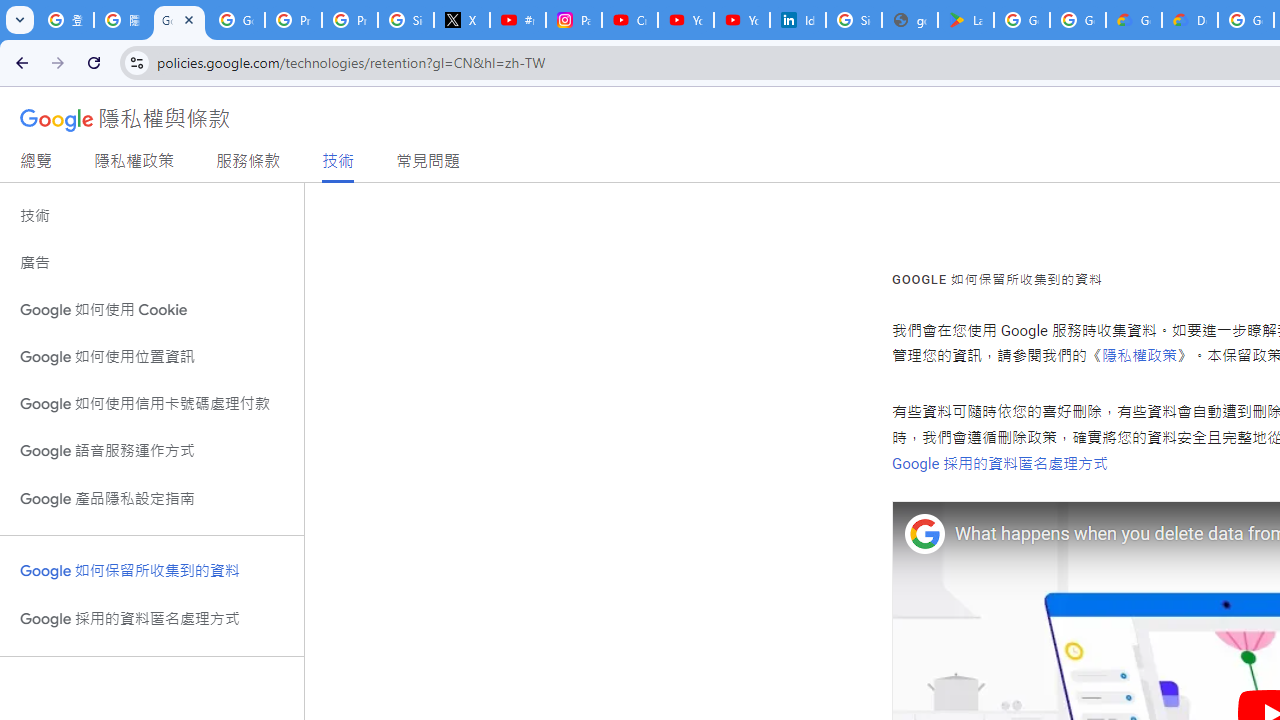 The height and width of the screenshot is (720, 1280). Describe the element at coordinates (350, 20) in the screenshot. I see `'Privacy Help Center - Policies Help'` at that location.